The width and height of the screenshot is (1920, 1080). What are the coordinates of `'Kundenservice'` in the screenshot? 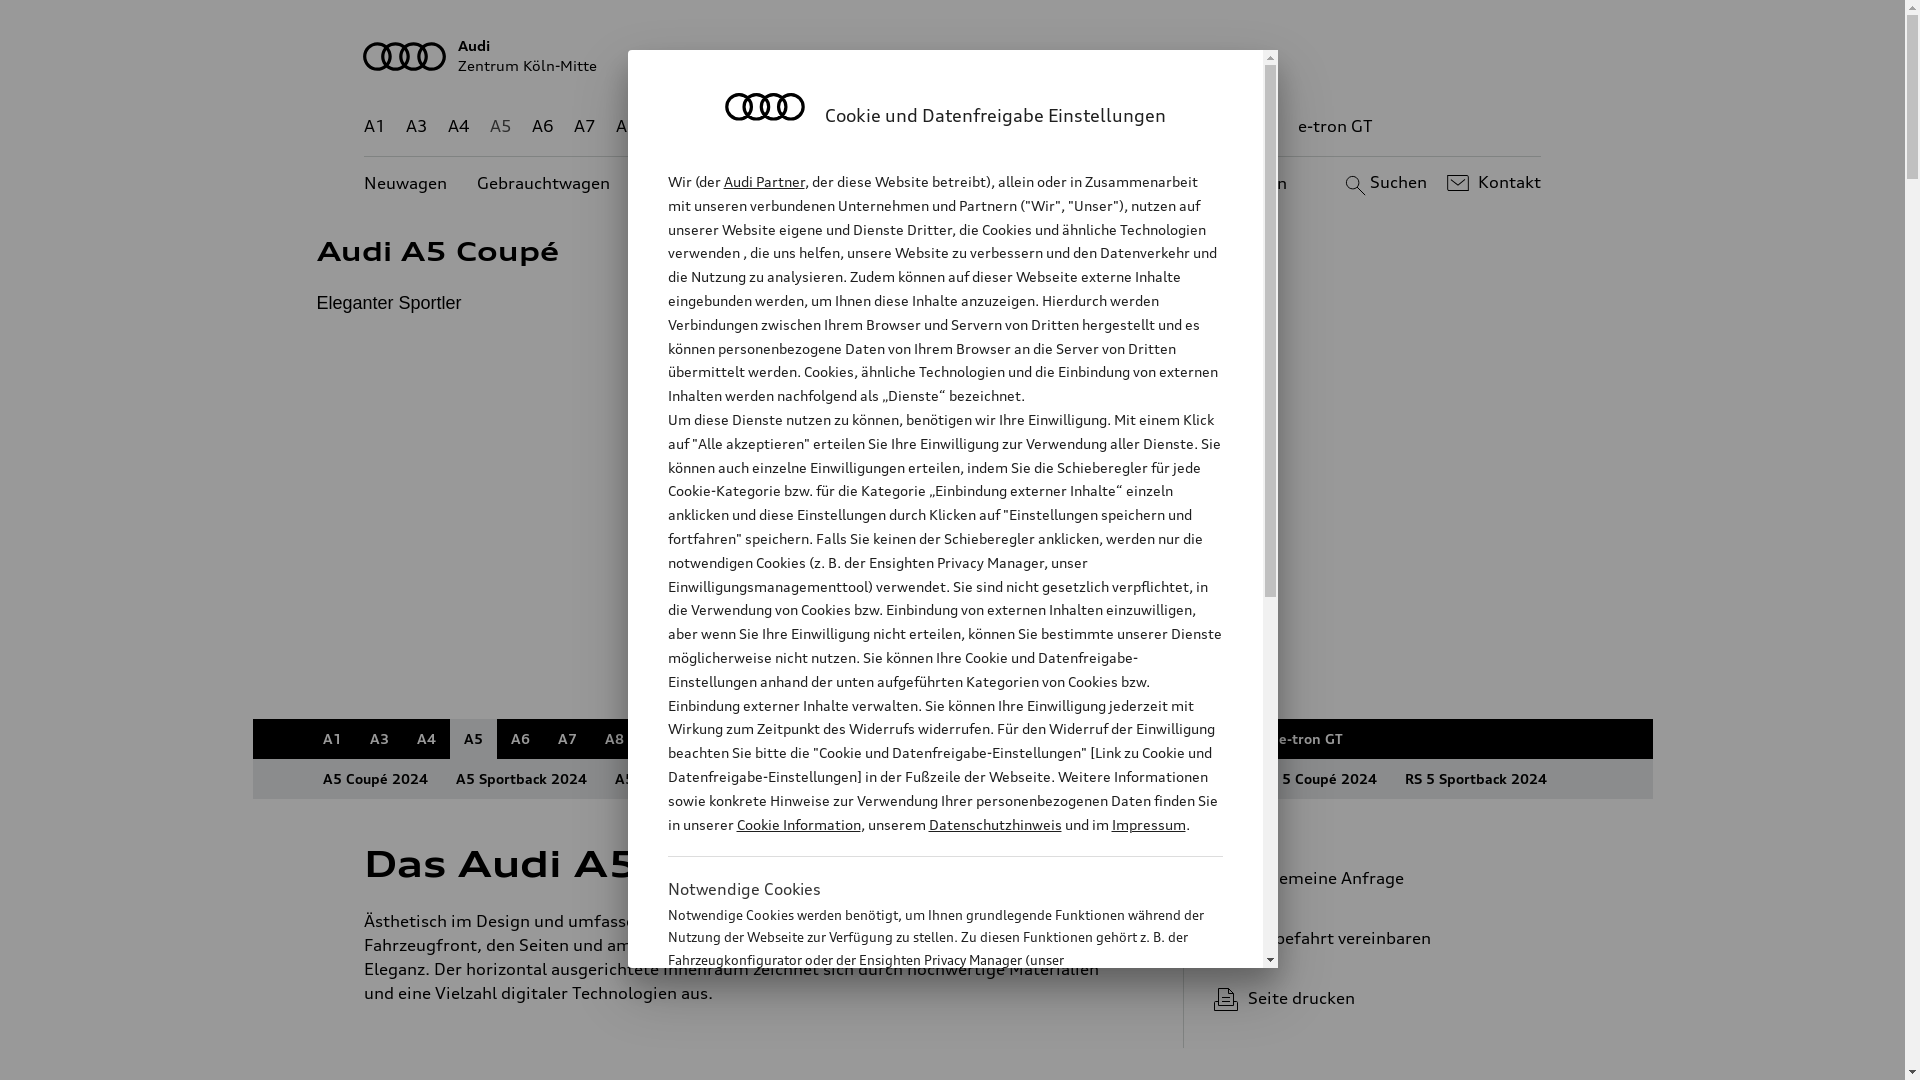 It's located at (964, 183).